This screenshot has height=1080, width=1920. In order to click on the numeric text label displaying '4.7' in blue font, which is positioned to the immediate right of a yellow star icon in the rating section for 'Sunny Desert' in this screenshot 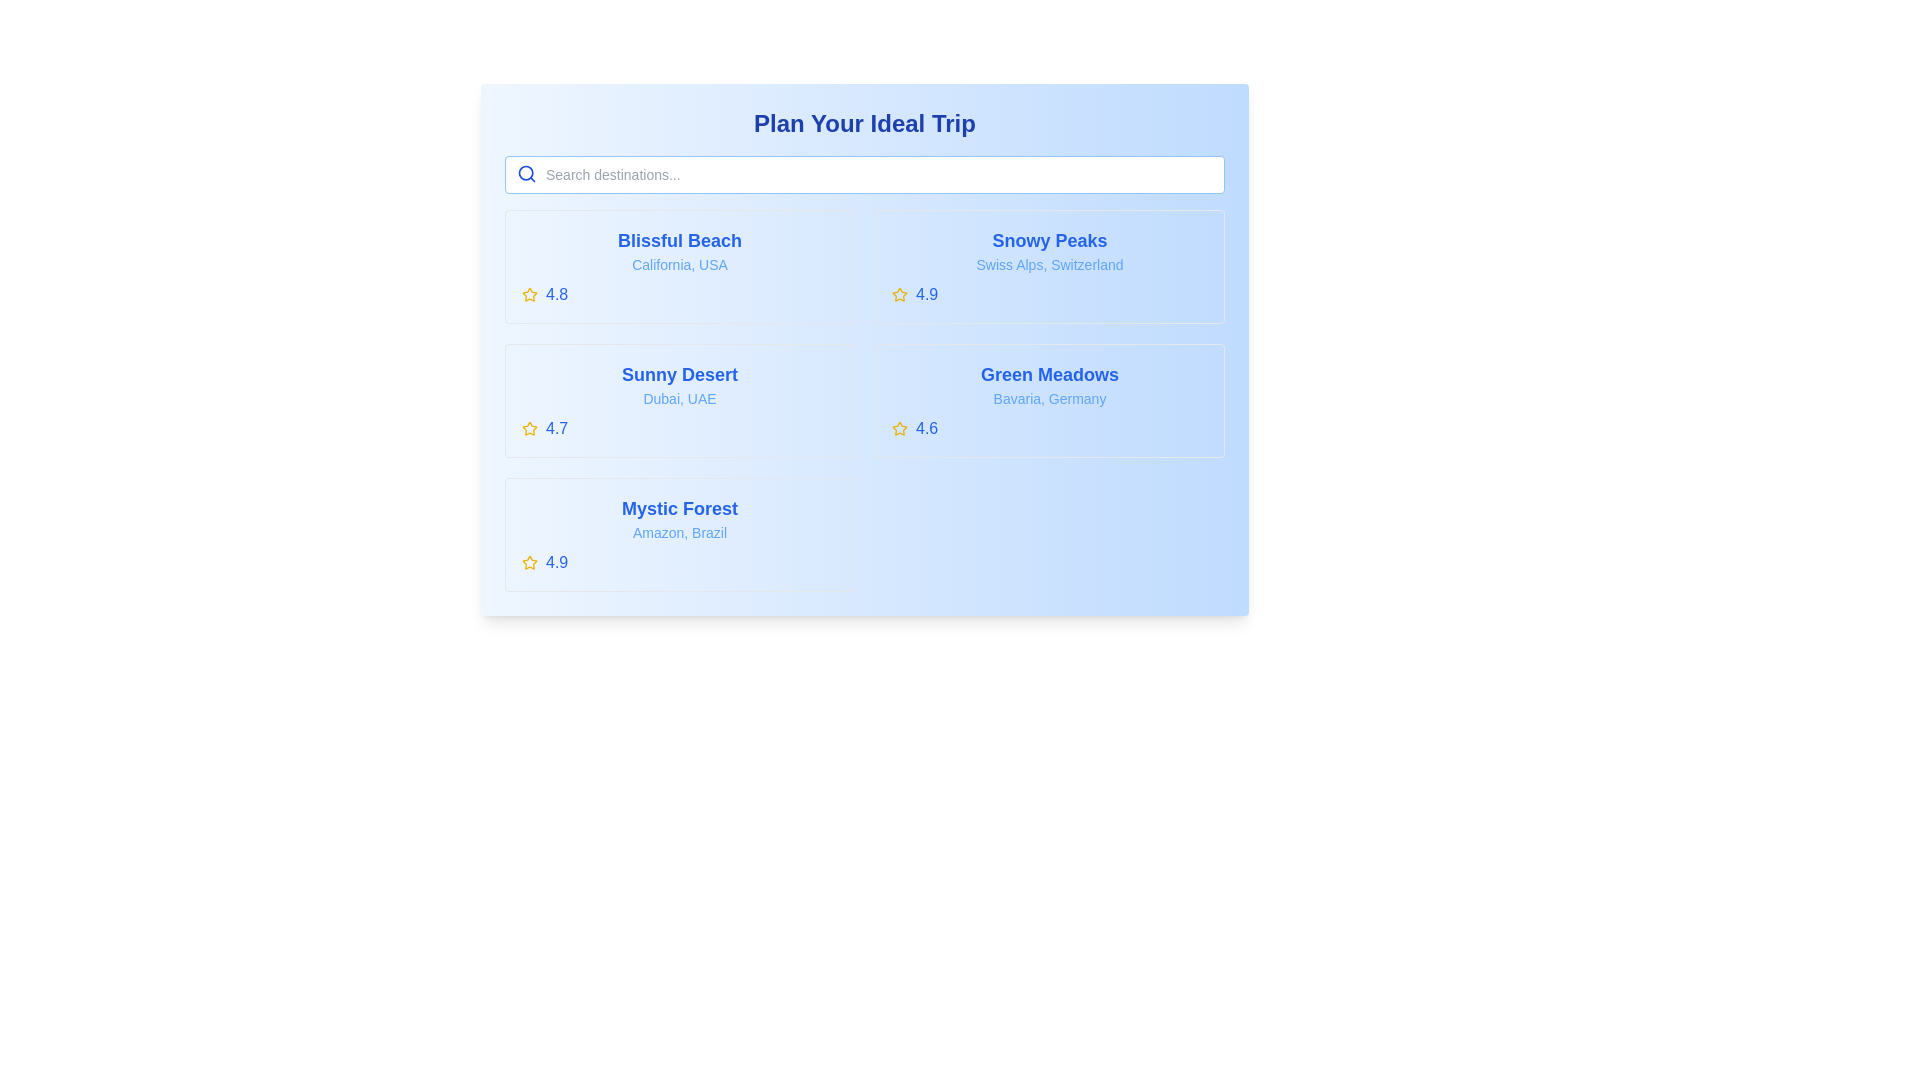, I will do `click(557, 427)`.